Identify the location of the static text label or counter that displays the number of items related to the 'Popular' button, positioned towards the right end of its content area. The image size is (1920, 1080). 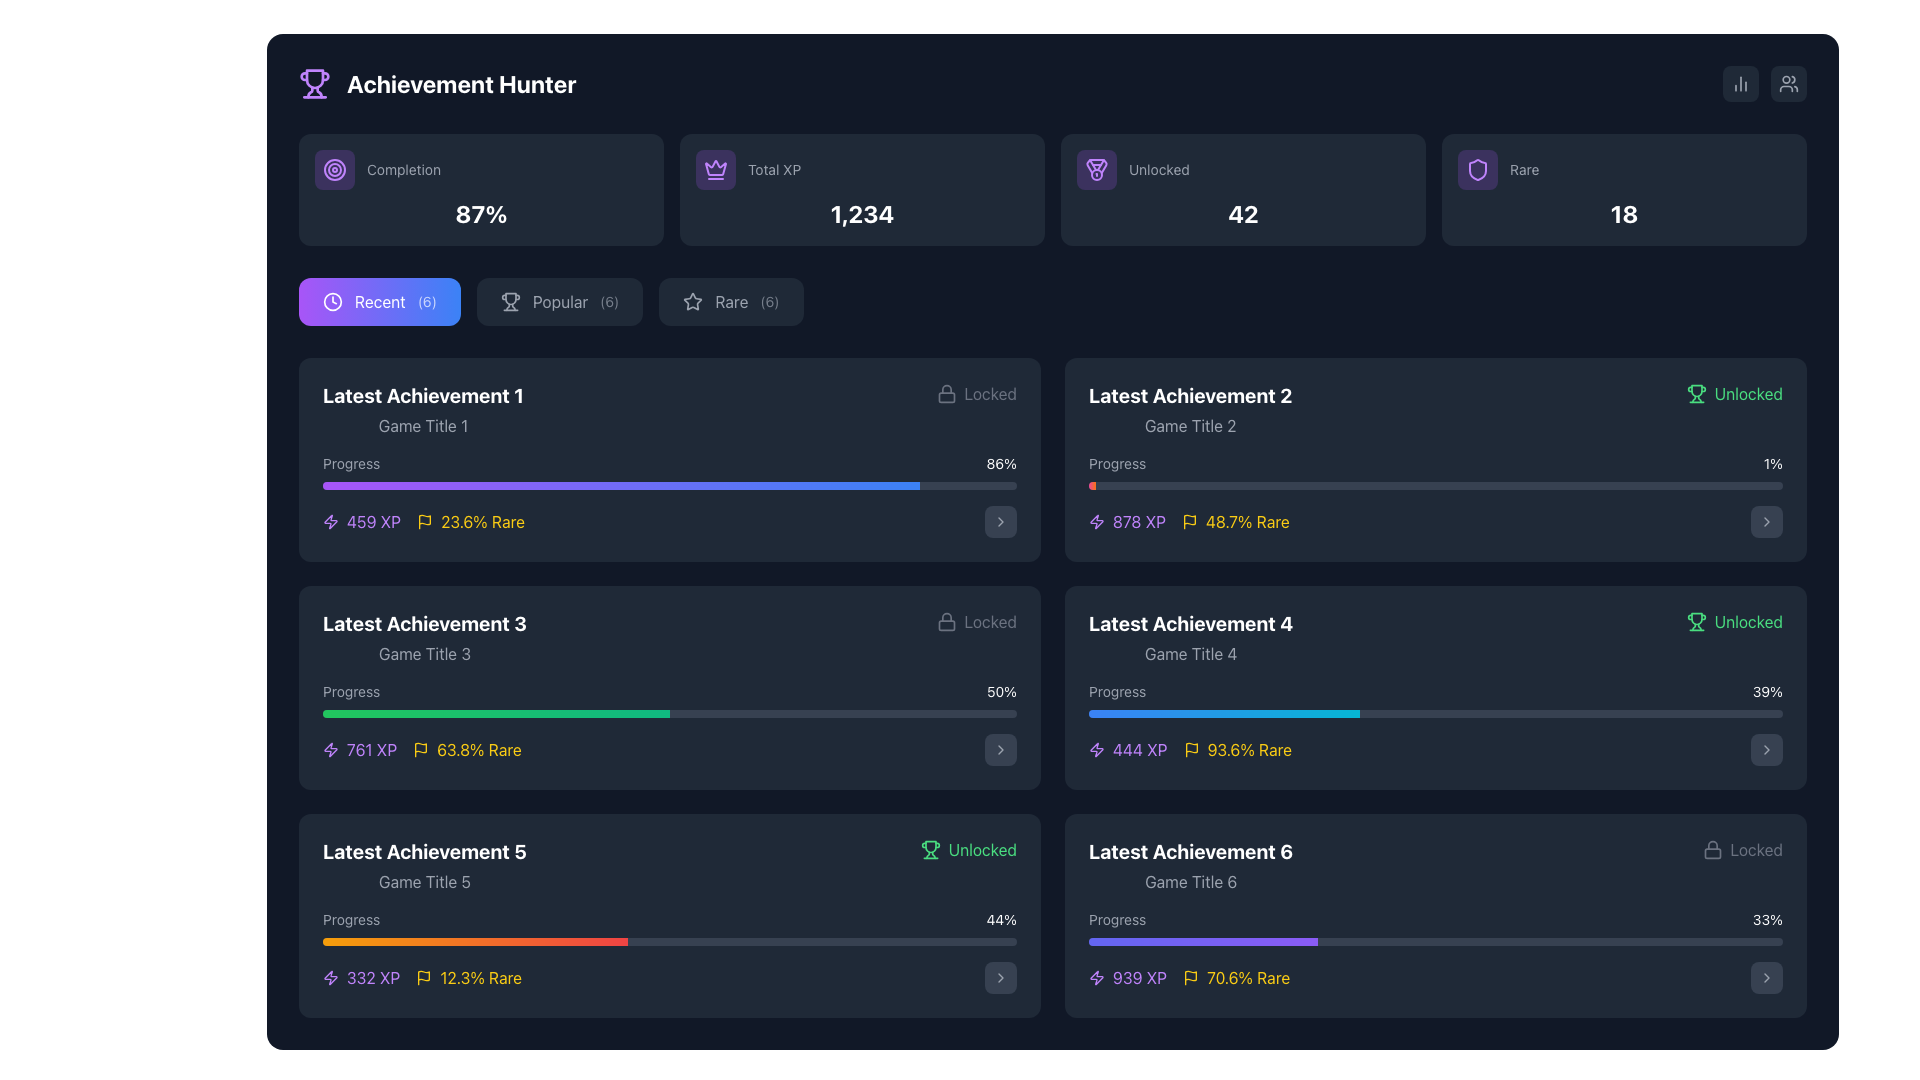
(608, 301).